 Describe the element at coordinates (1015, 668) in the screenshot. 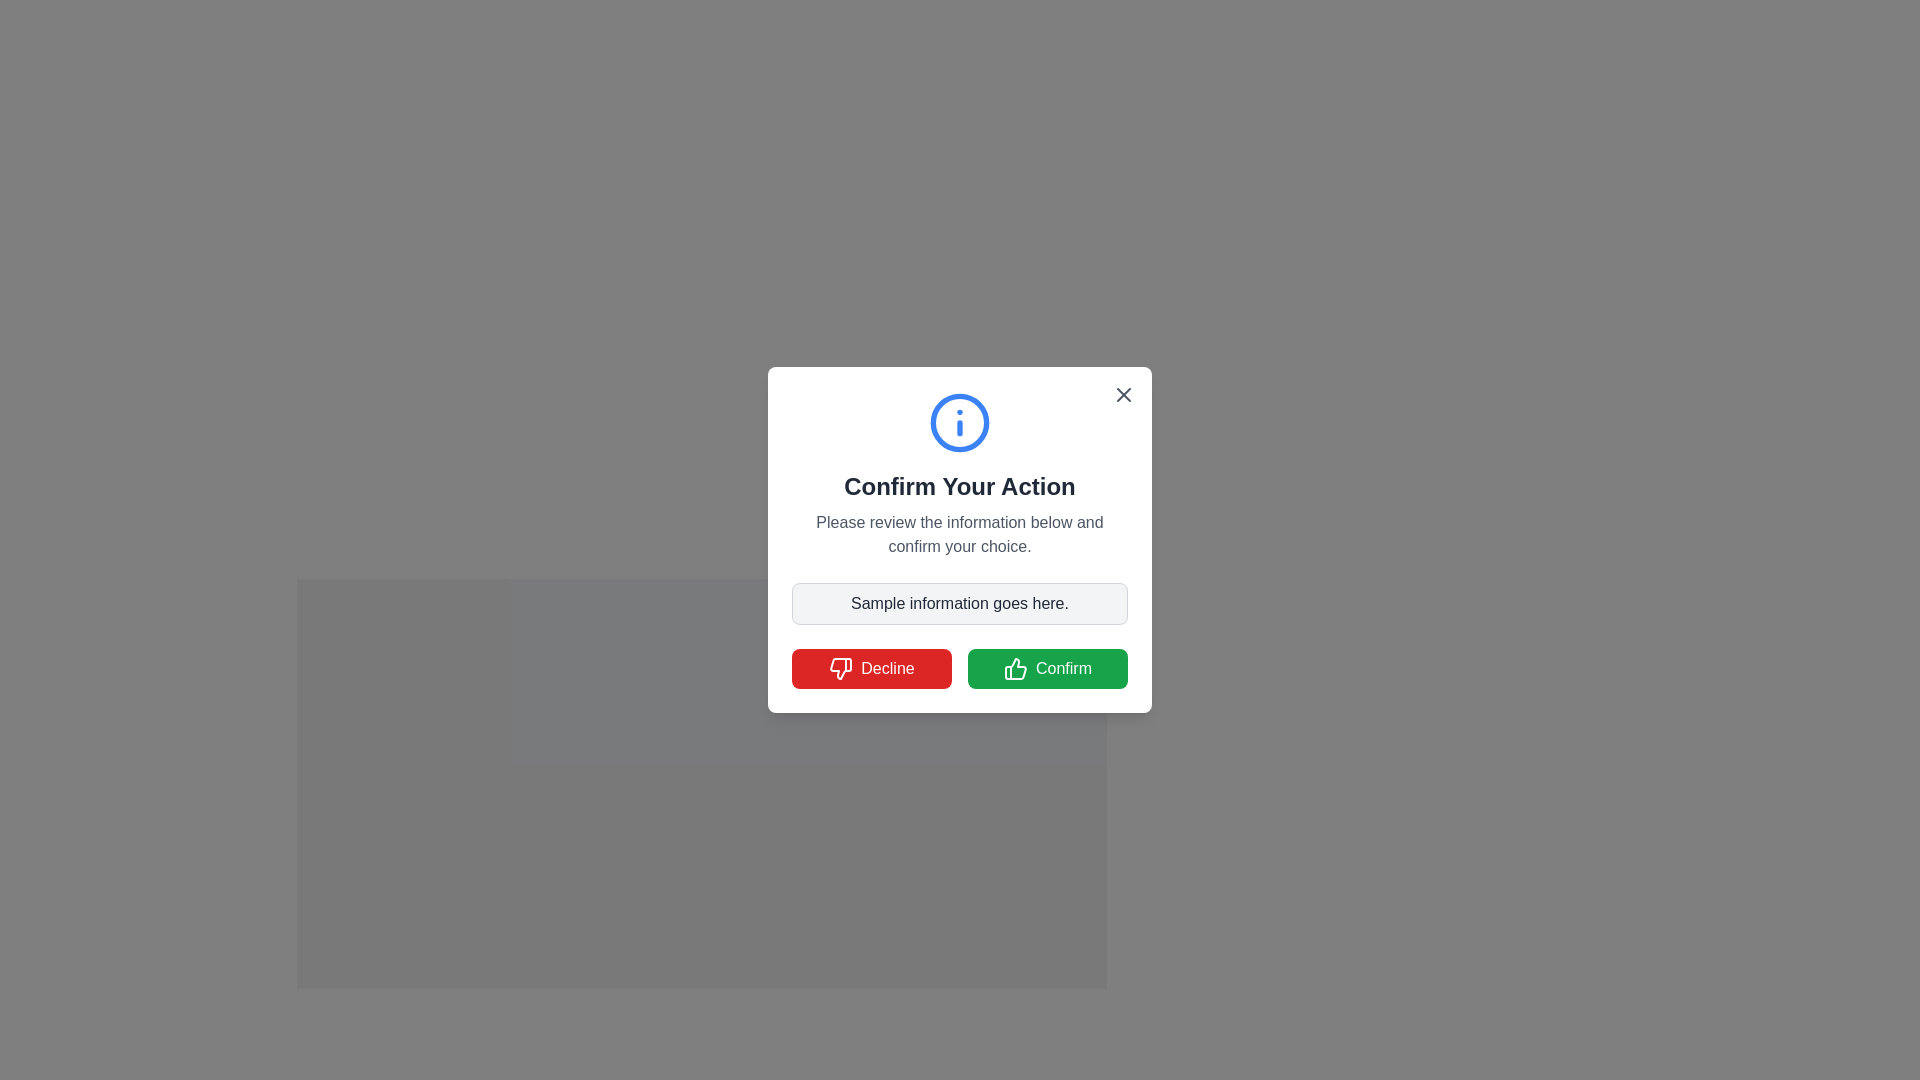

I see `the 'Confirm' button by clicking on the confirmation icon located at the lower-right corner of the dialog box, which is the rightmost icon of the button` at that location.